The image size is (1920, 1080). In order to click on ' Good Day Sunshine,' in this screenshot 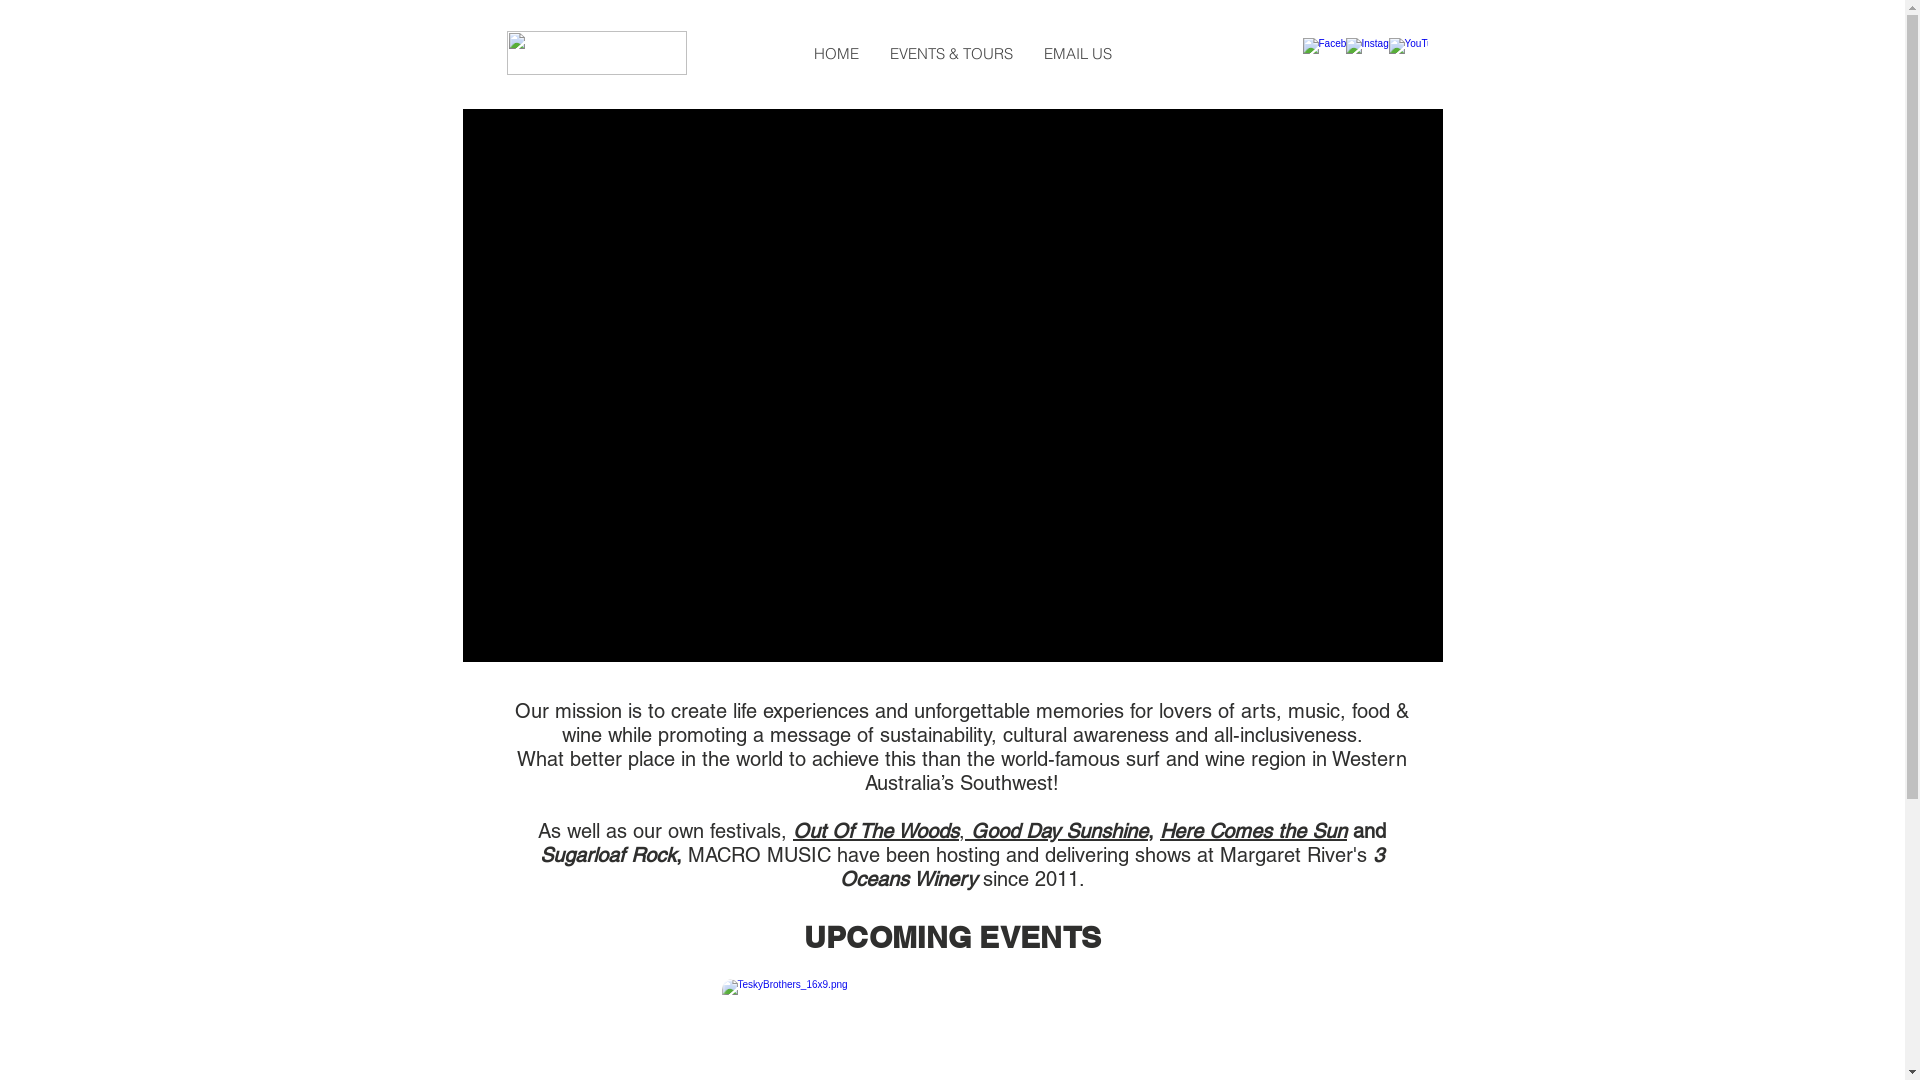, I will do `click(1058, 830)`.